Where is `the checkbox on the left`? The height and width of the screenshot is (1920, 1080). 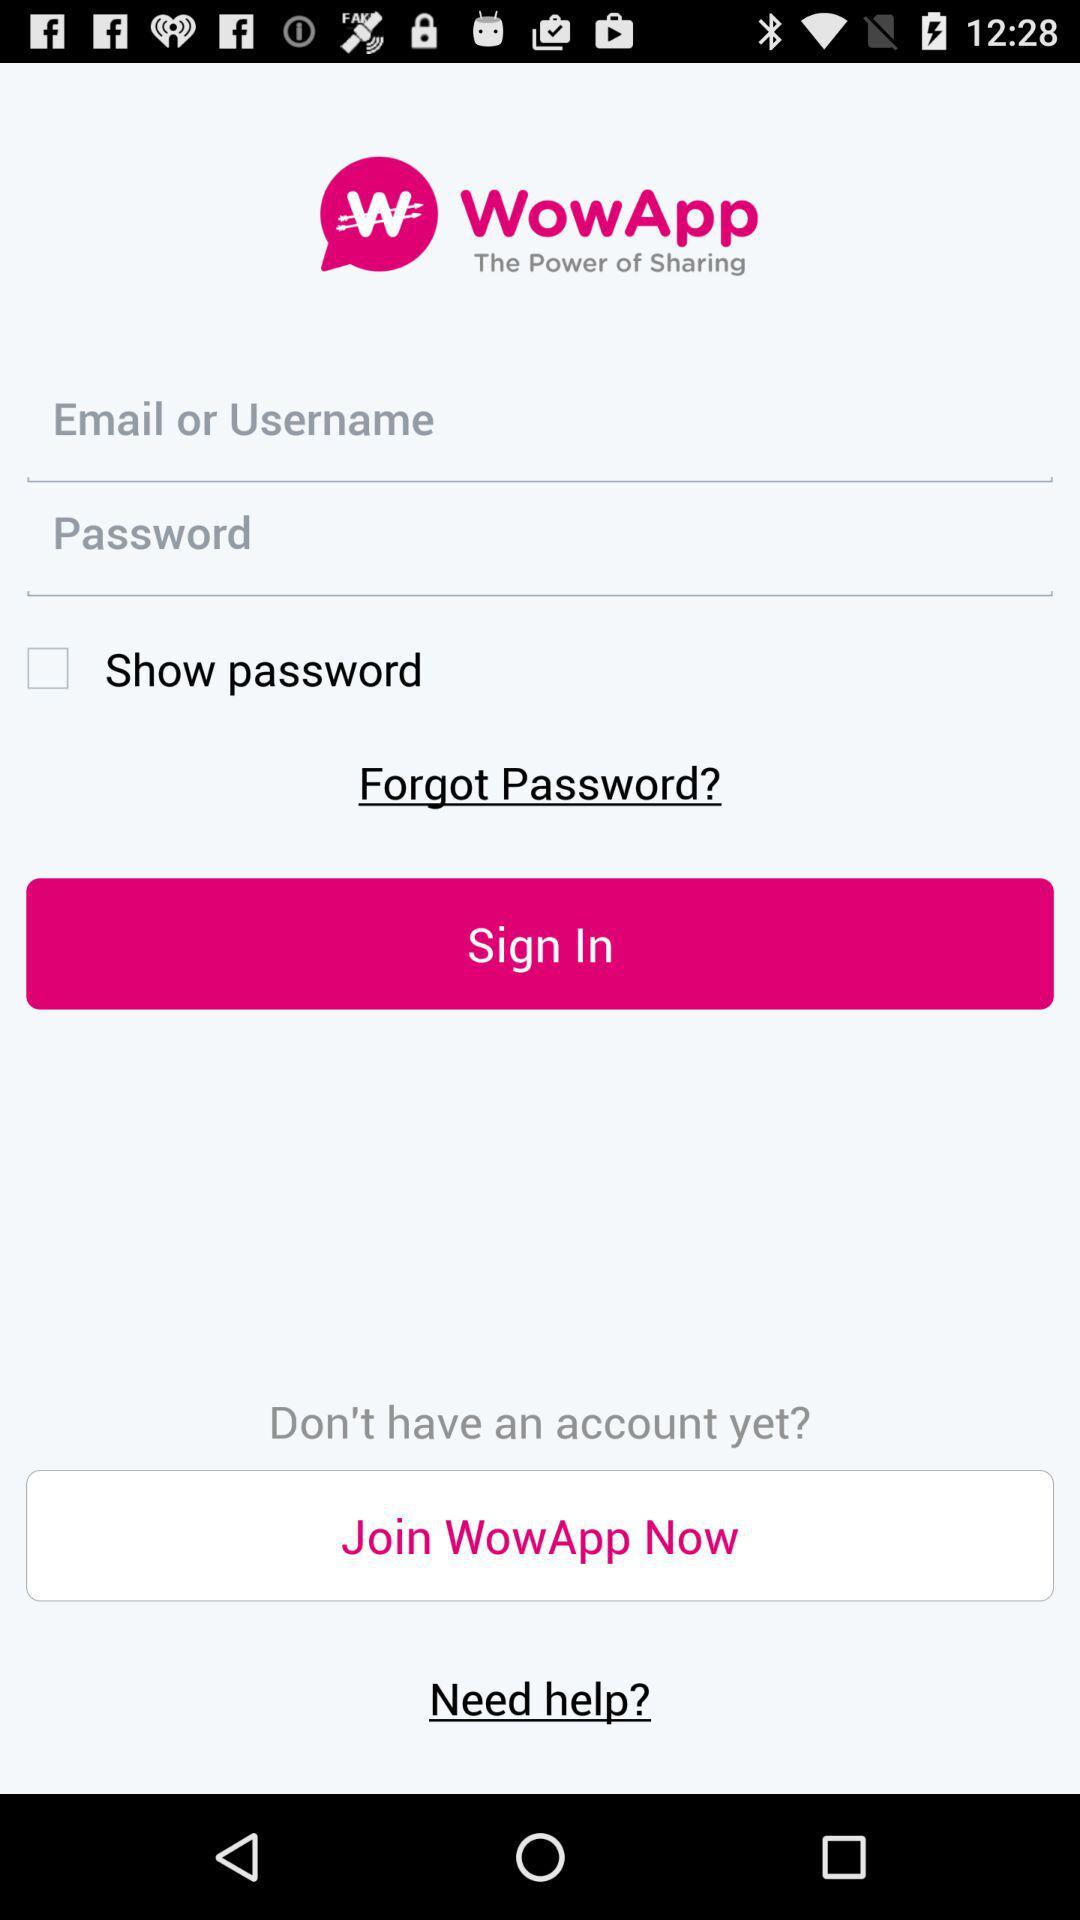 the checkbox on the left is located at coordinates (224, 668).